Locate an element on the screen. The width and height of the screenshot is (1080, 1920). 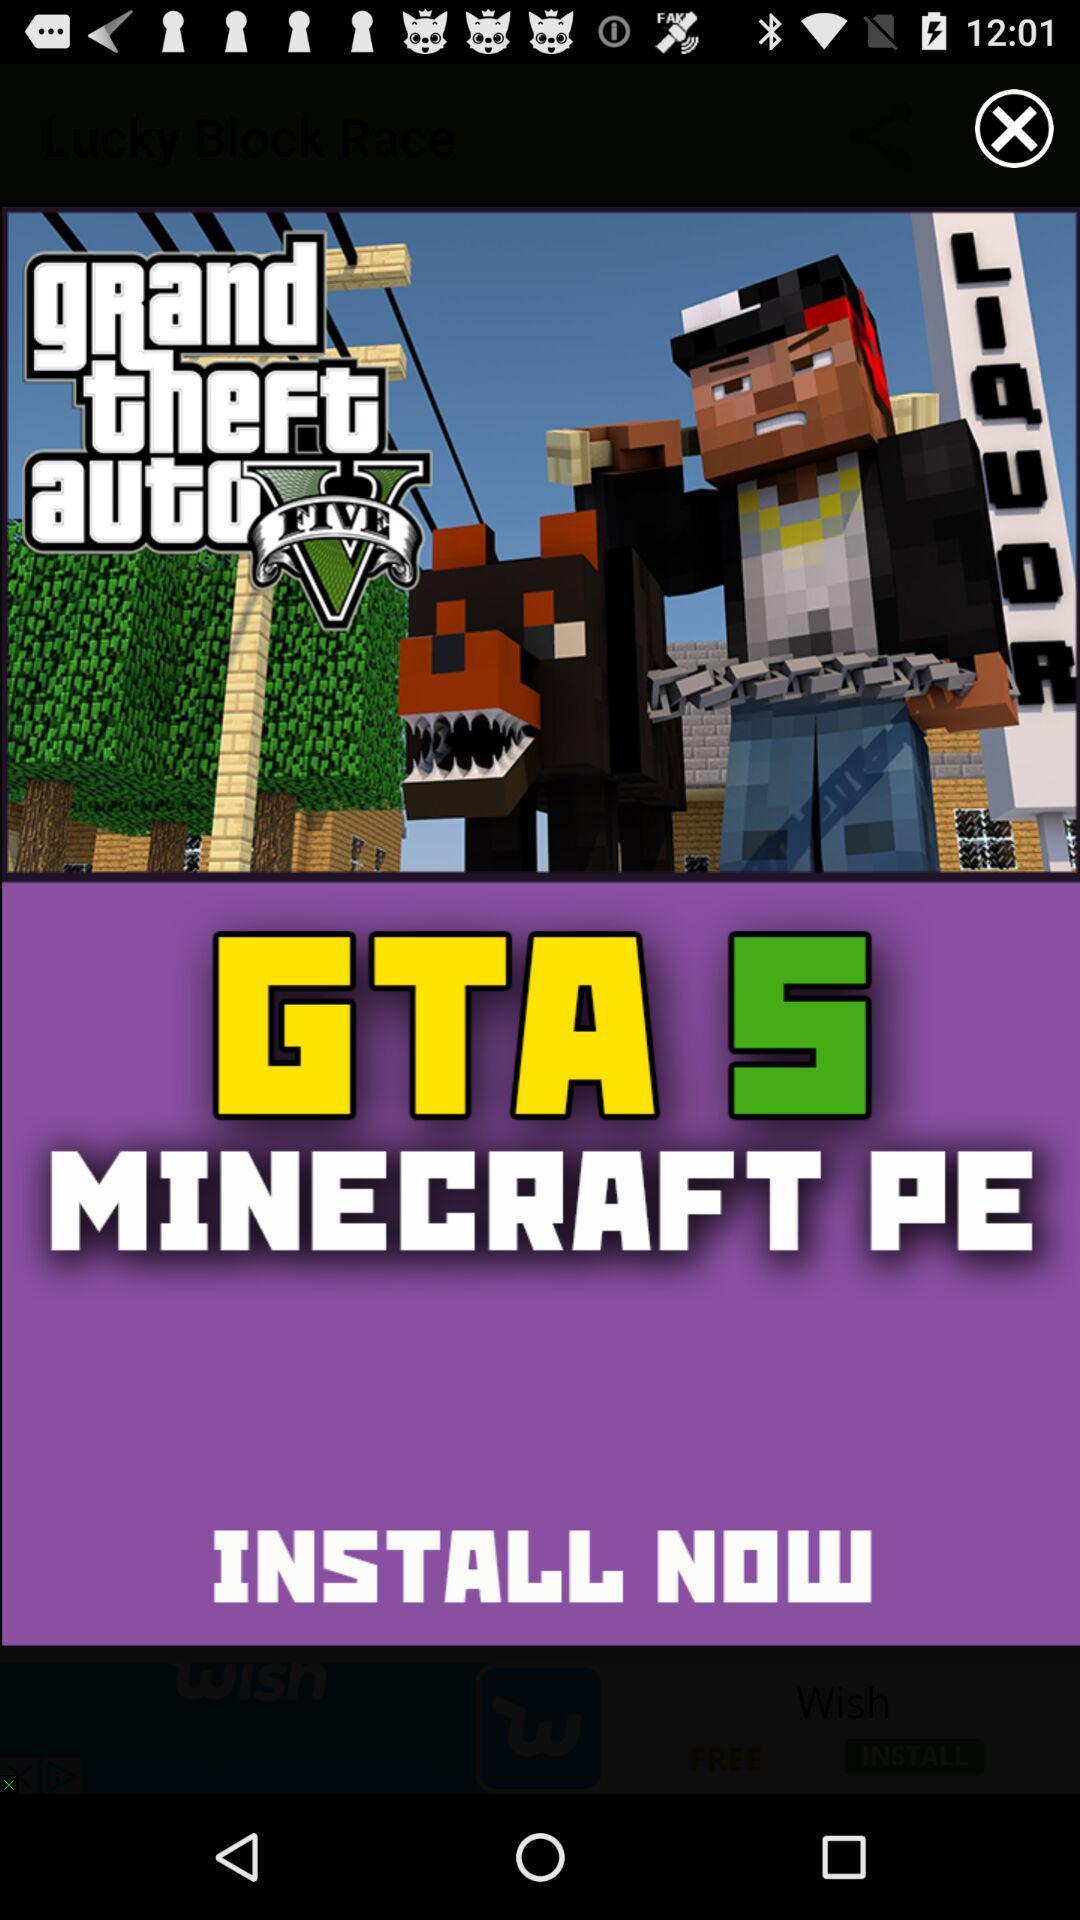
close button is located at coordinates (1014, 127).